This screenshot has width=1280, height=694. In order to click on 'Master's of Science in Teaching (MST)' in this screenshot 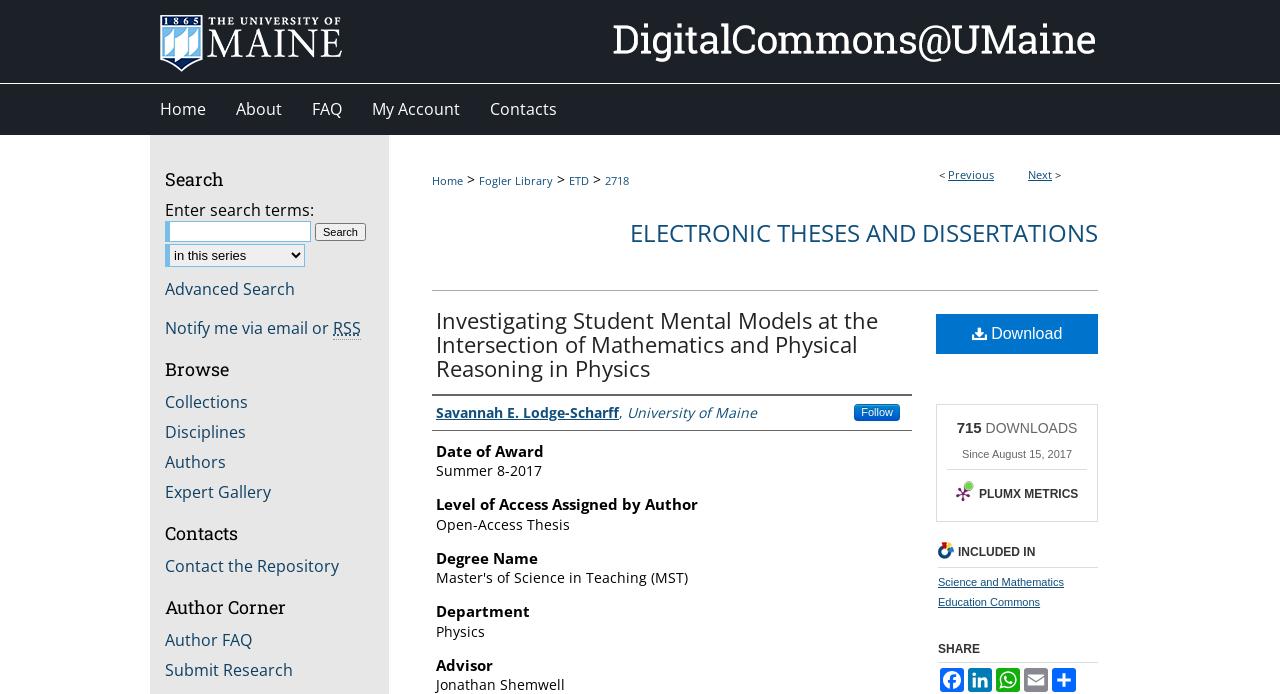, I will do `click(561, 576)`.